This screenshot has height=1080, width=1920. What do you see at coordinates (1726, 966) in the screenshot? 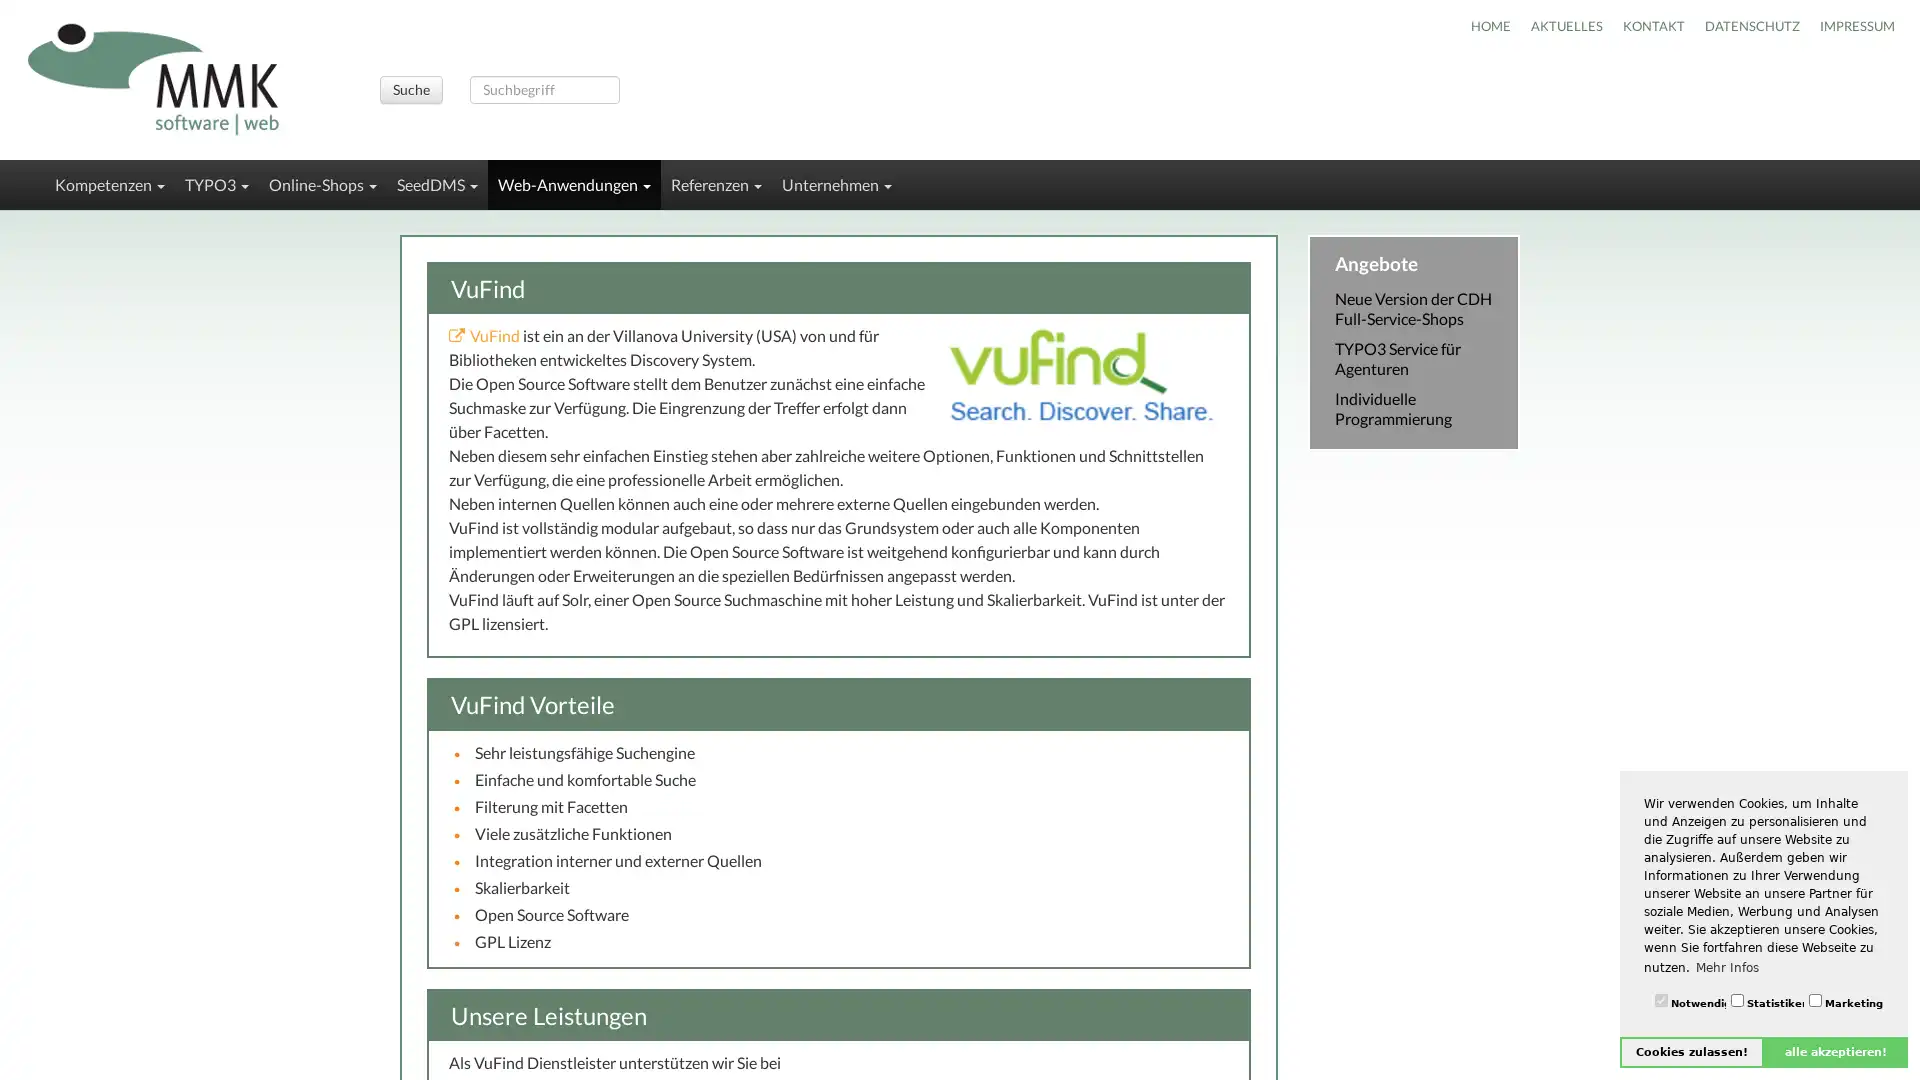
I see `learn more about cookies` at bounding box center [1726, 966].